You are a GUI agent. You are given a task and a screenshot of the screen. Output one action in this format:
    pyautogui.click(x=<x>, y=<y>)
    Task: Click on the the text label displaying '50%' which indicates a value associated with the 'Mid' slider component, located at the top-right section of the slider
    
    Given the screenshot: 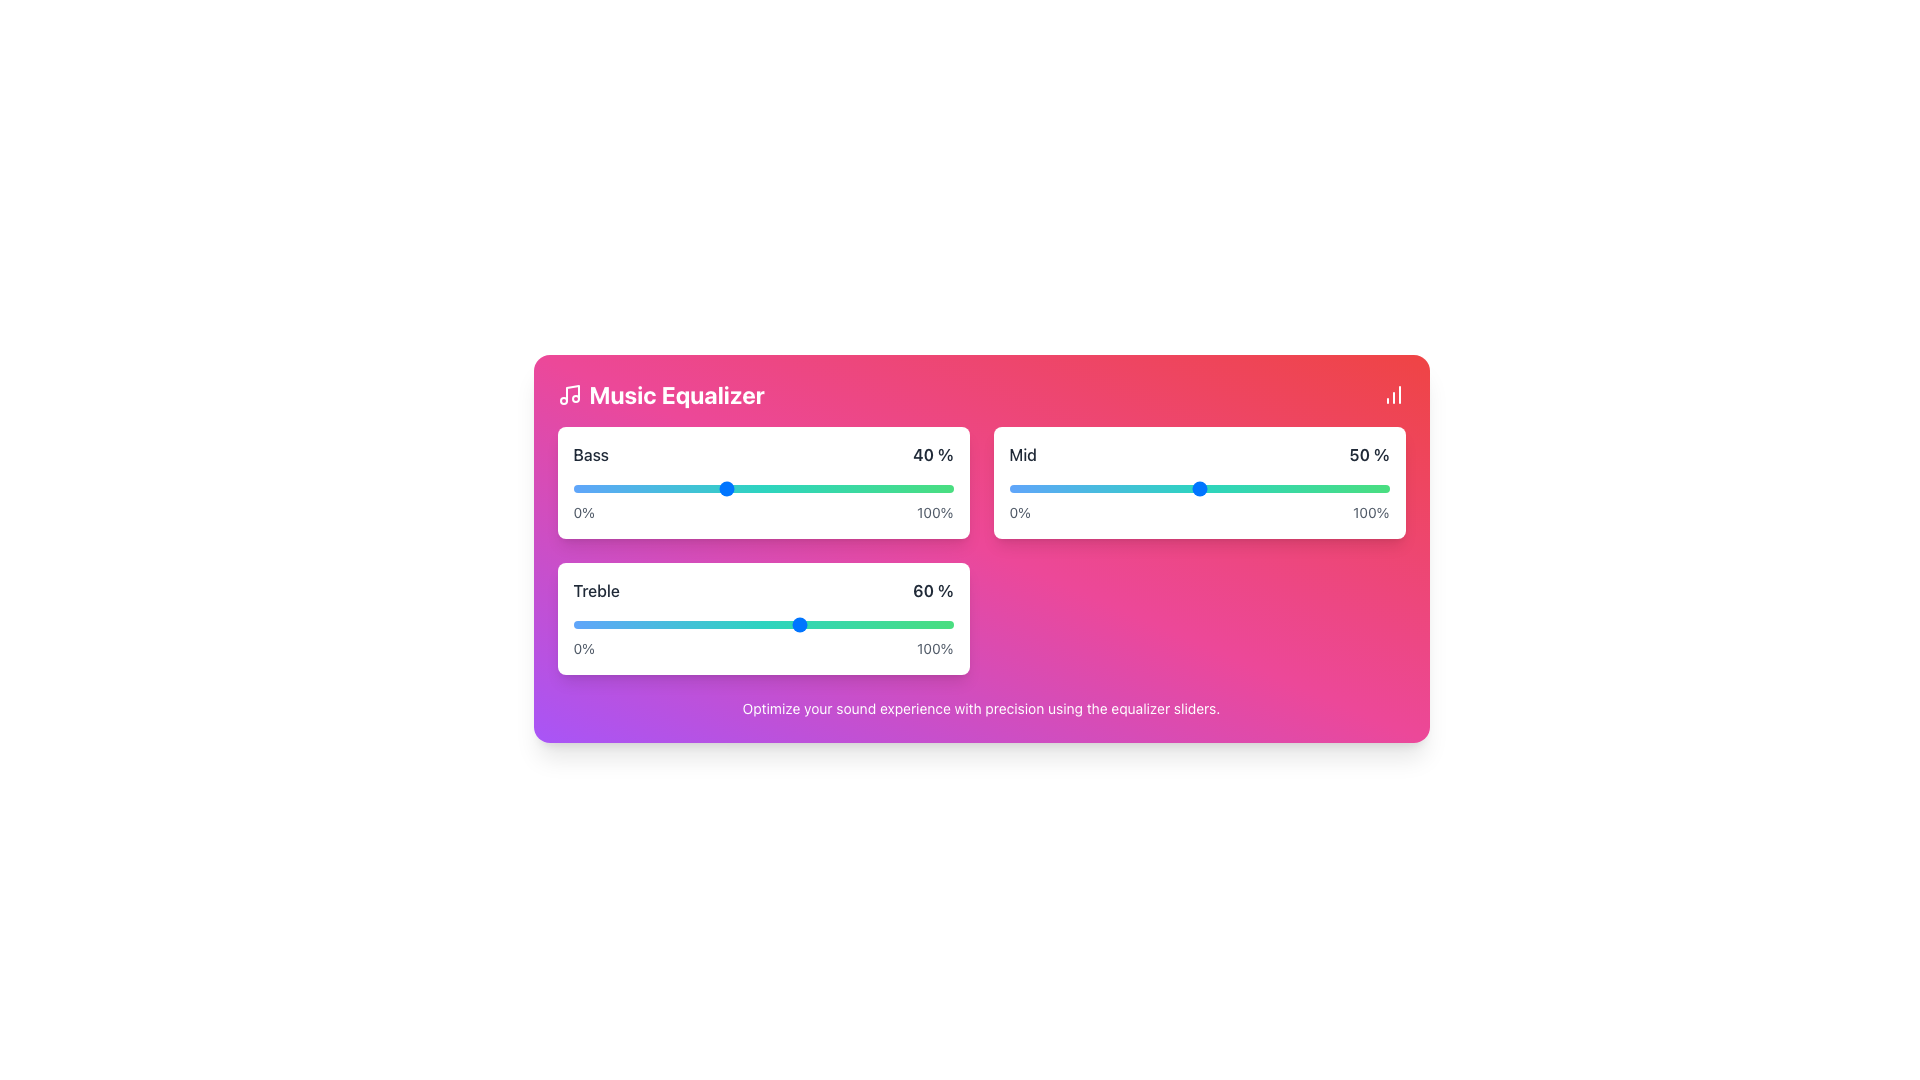 What is the action you would take?
    pyautogui.click(x=1368, y=455)
    